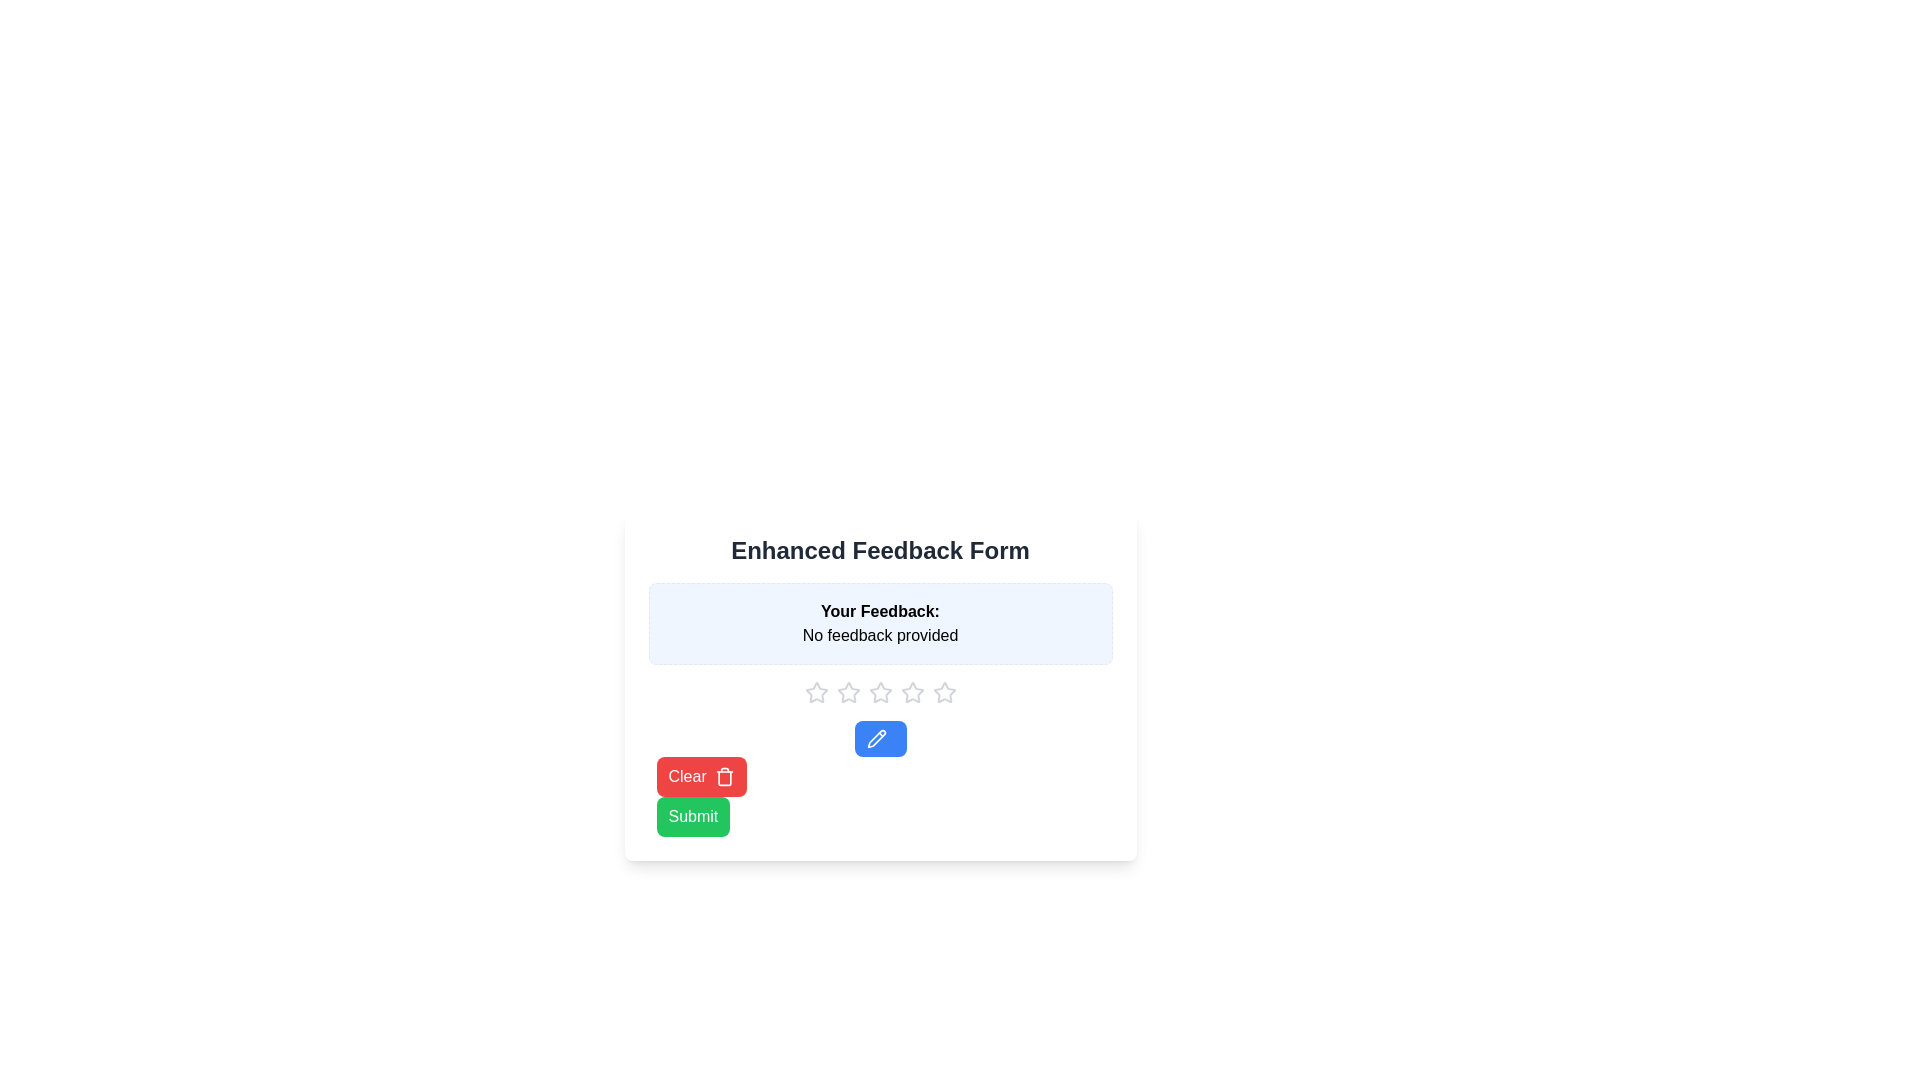 The height and width of the screenshot is (1080, 1920). What do you see at coordinates (848, 691) in the screenshot?
I see `the first star icon in the rating system below the 'Your Feedback' section of the 'Enhanced Feedback Form'` at bounding box center [848, 691].